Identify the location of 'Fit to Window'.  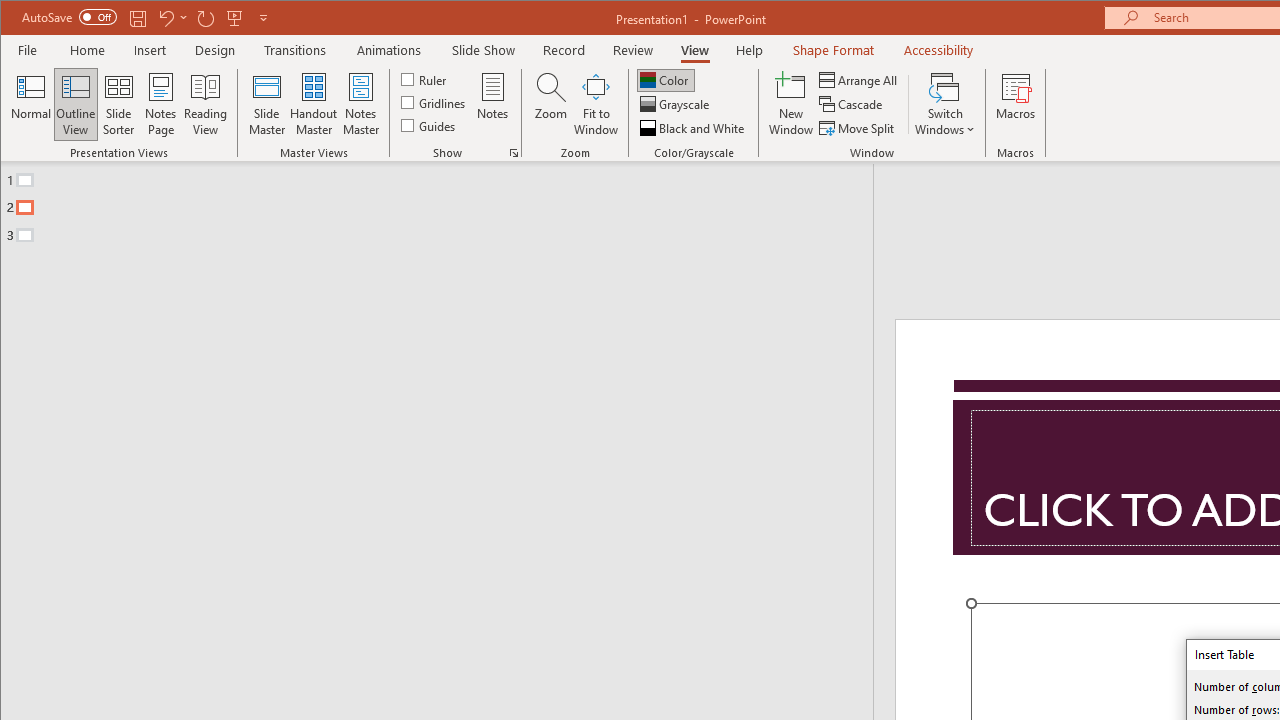
(595, 104).